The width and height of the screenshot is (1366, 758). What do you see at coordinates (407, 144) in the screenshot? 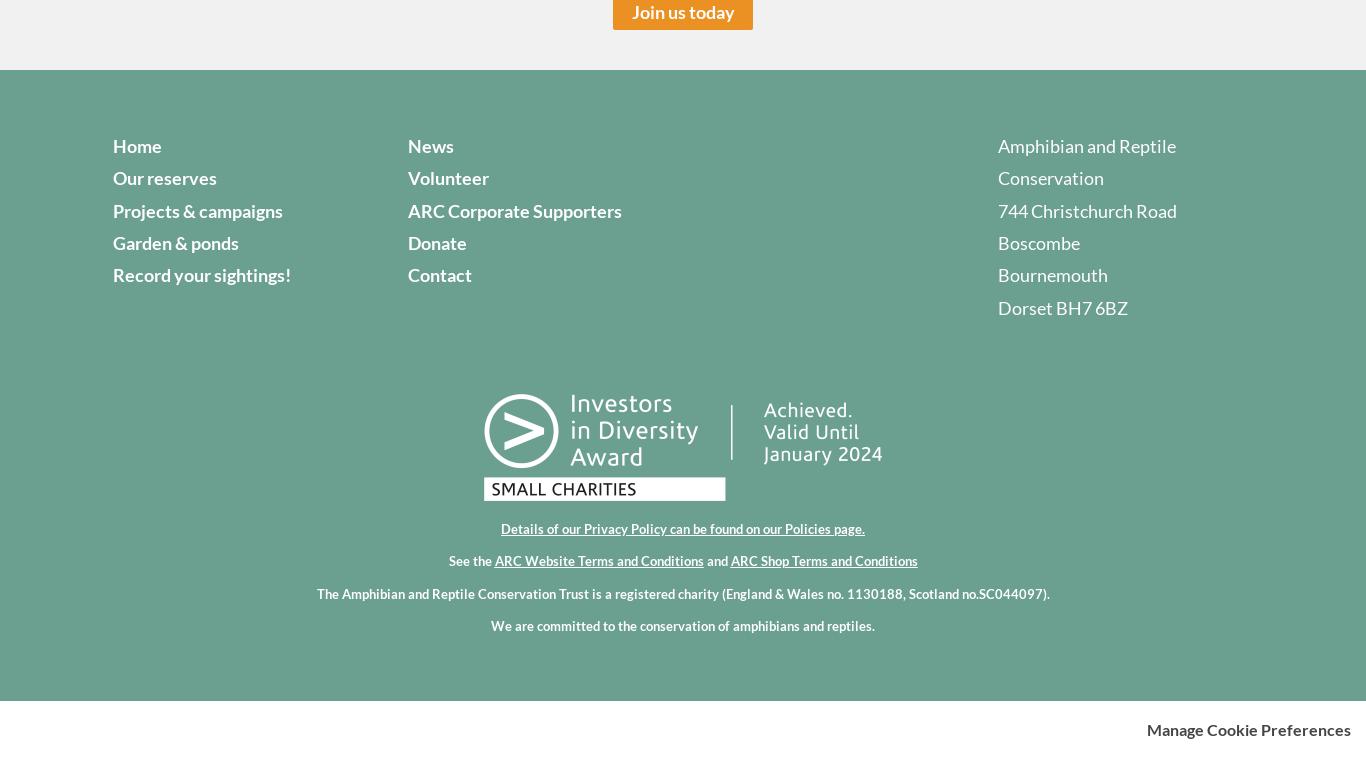
I see `'News'` at bounding box center [407, 144].